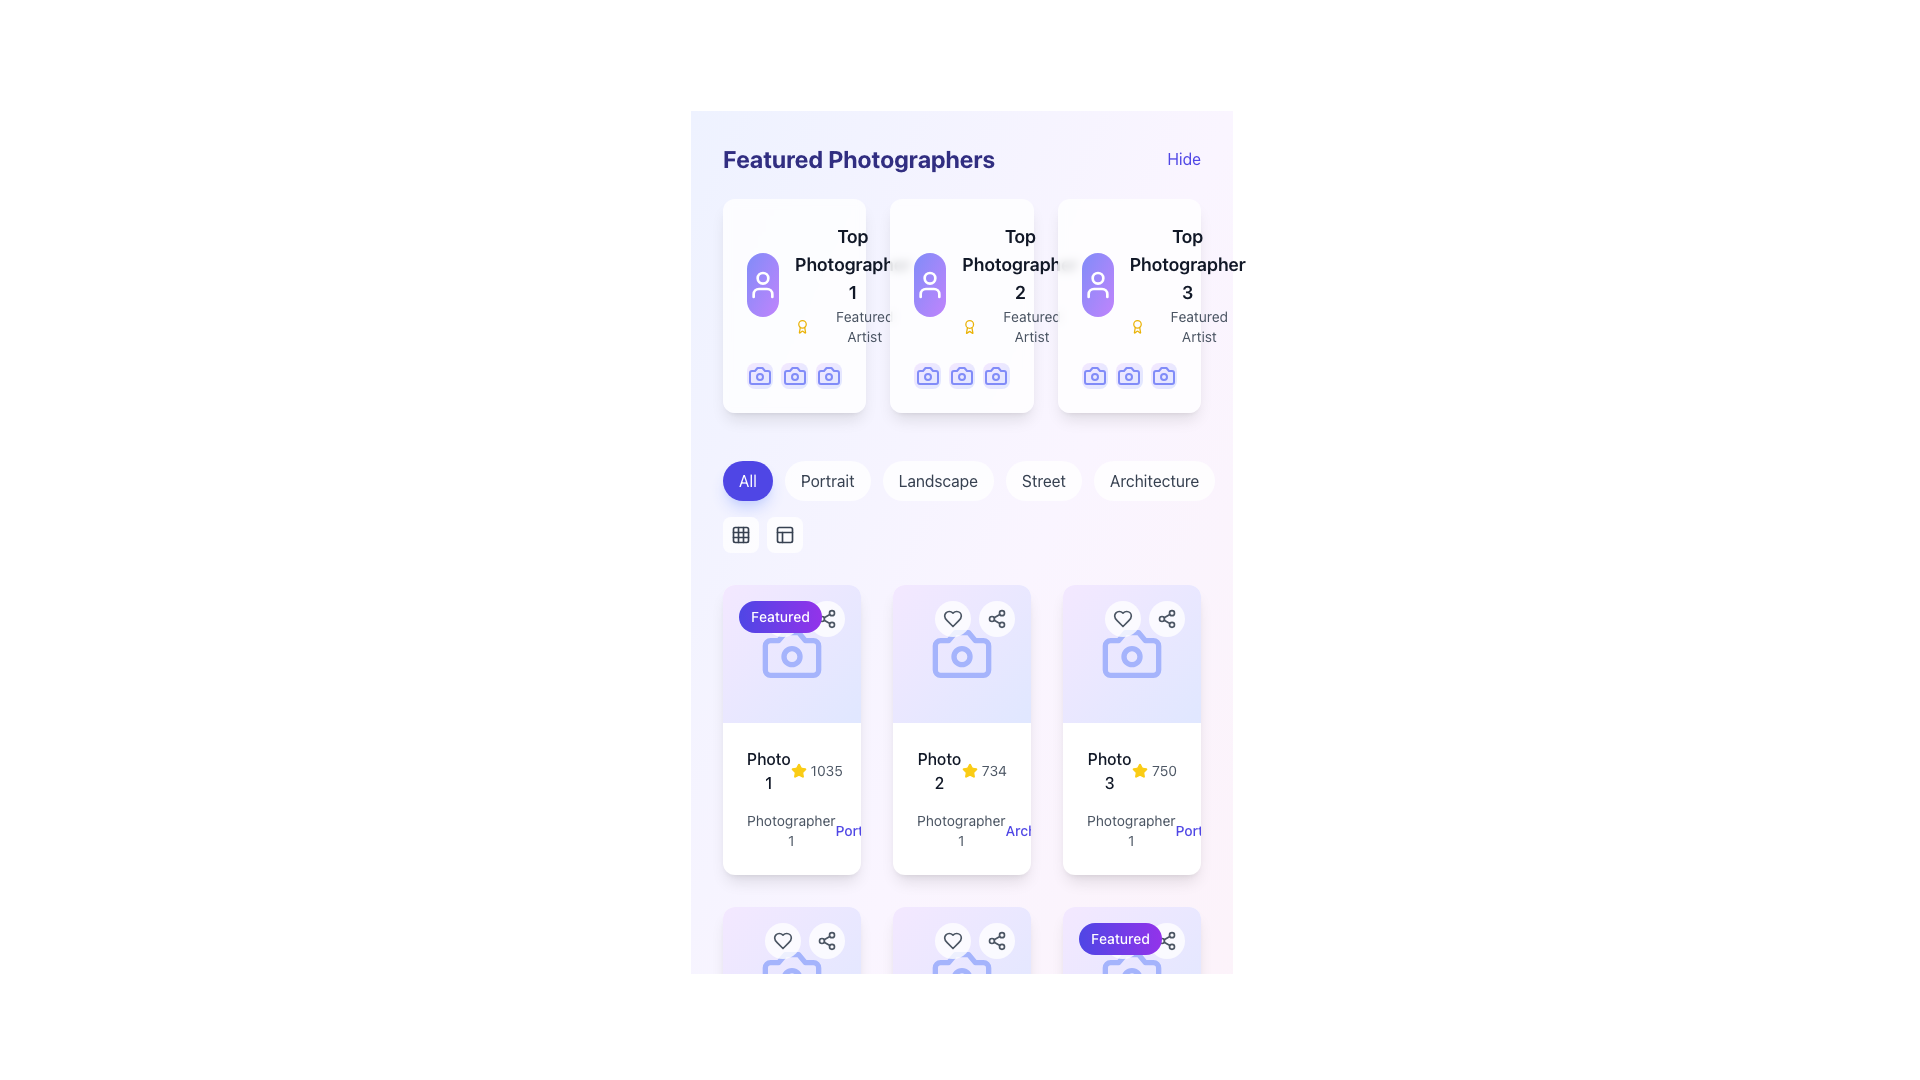  Describe the element at coordinates (1154, 770) in the screenshot. I see `number '750' displayed in gray font next to the yellow star icon in the 'Photo 3' card` at that location.